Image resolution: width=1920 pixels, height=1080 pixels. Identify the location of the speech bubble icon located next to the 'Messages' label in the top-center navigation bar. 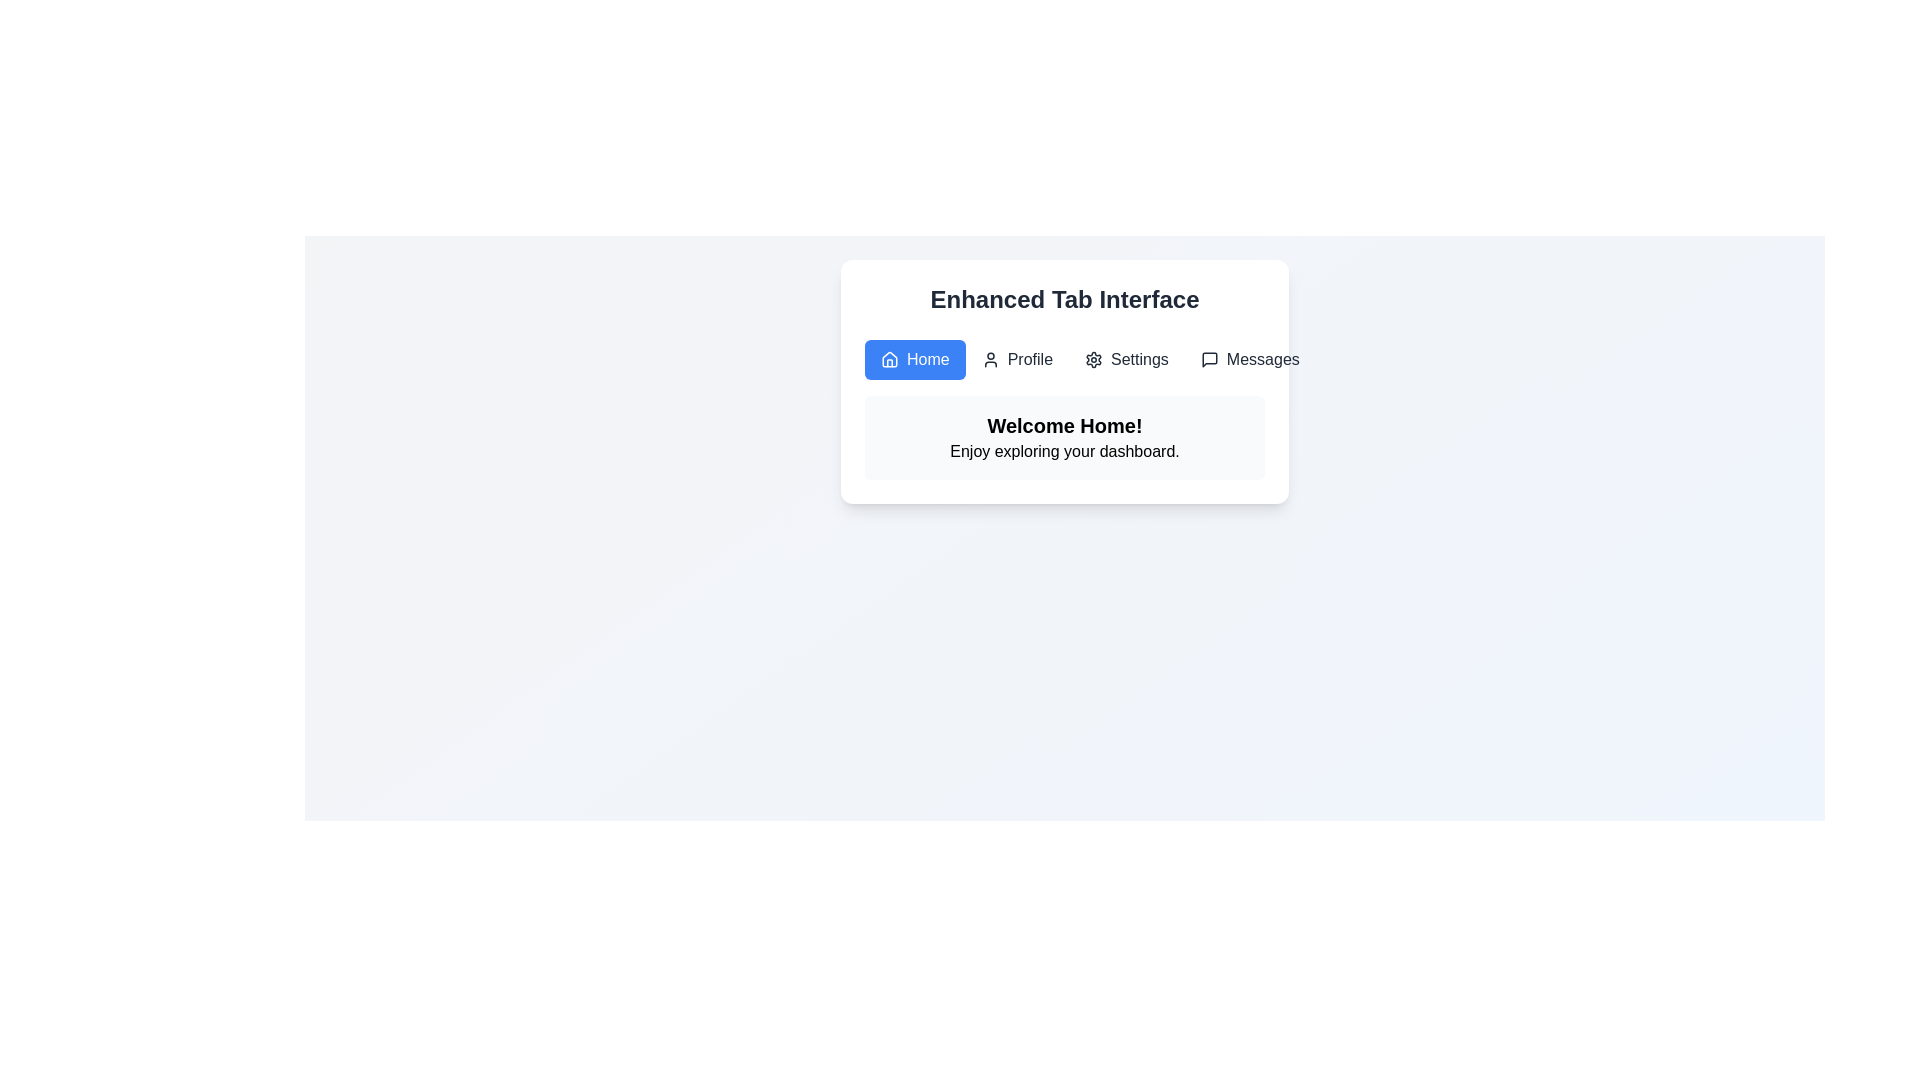
(1208, 358).